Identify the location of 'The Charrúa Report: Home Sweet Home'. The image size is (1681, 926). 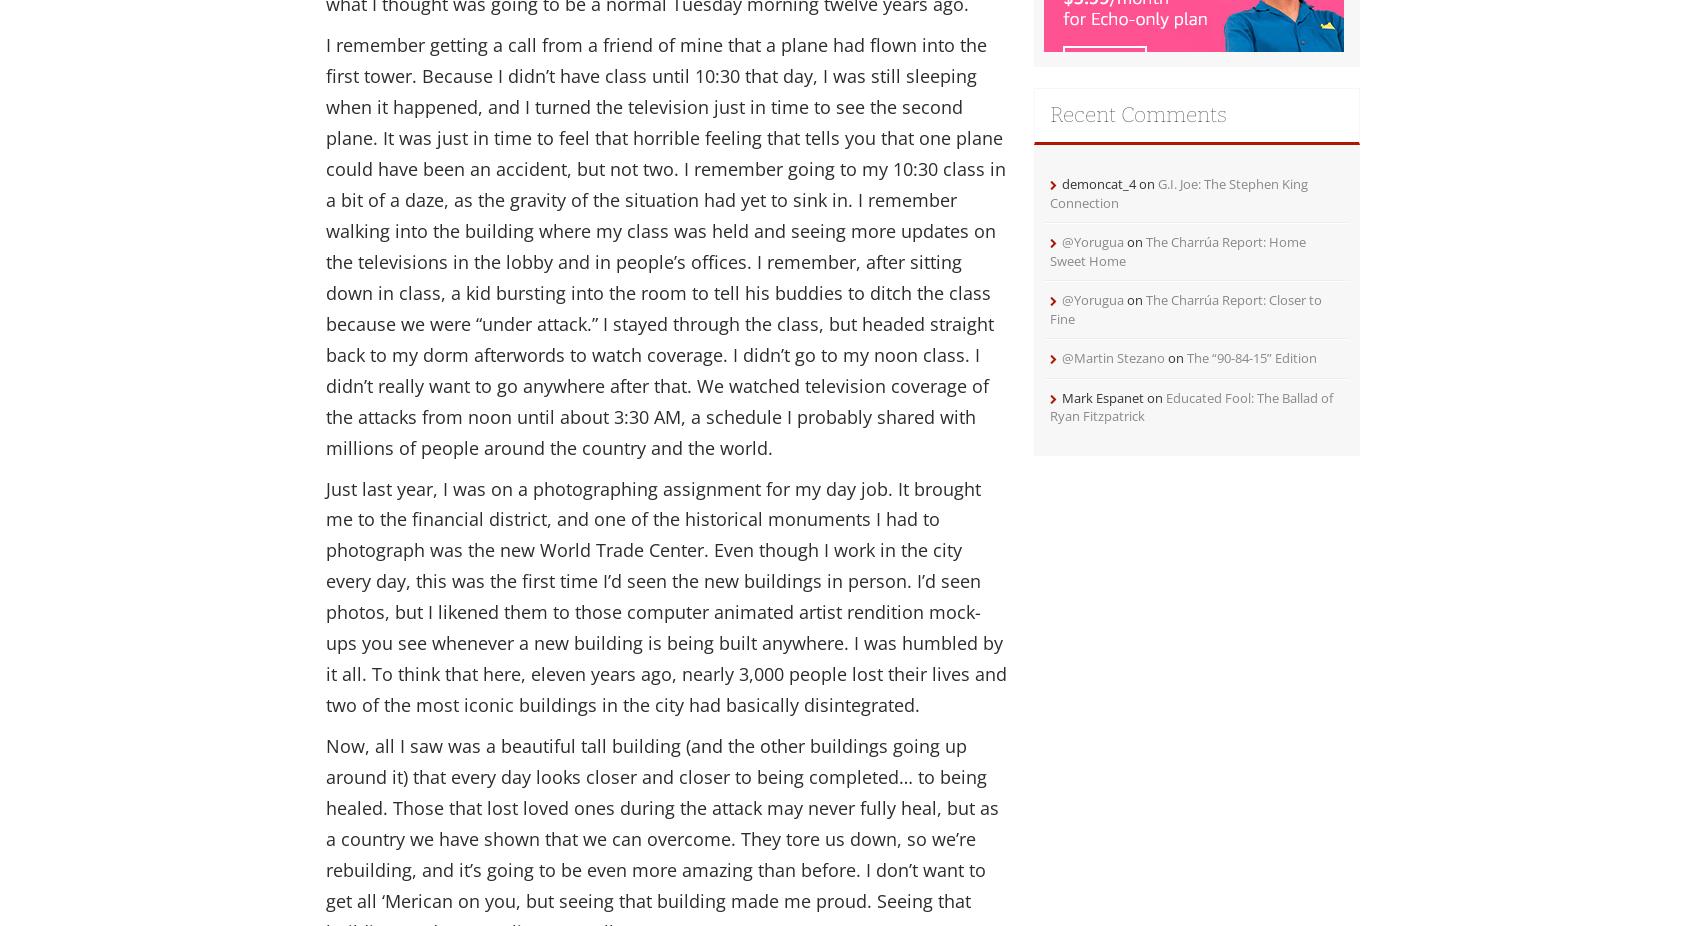
(1177, 251).